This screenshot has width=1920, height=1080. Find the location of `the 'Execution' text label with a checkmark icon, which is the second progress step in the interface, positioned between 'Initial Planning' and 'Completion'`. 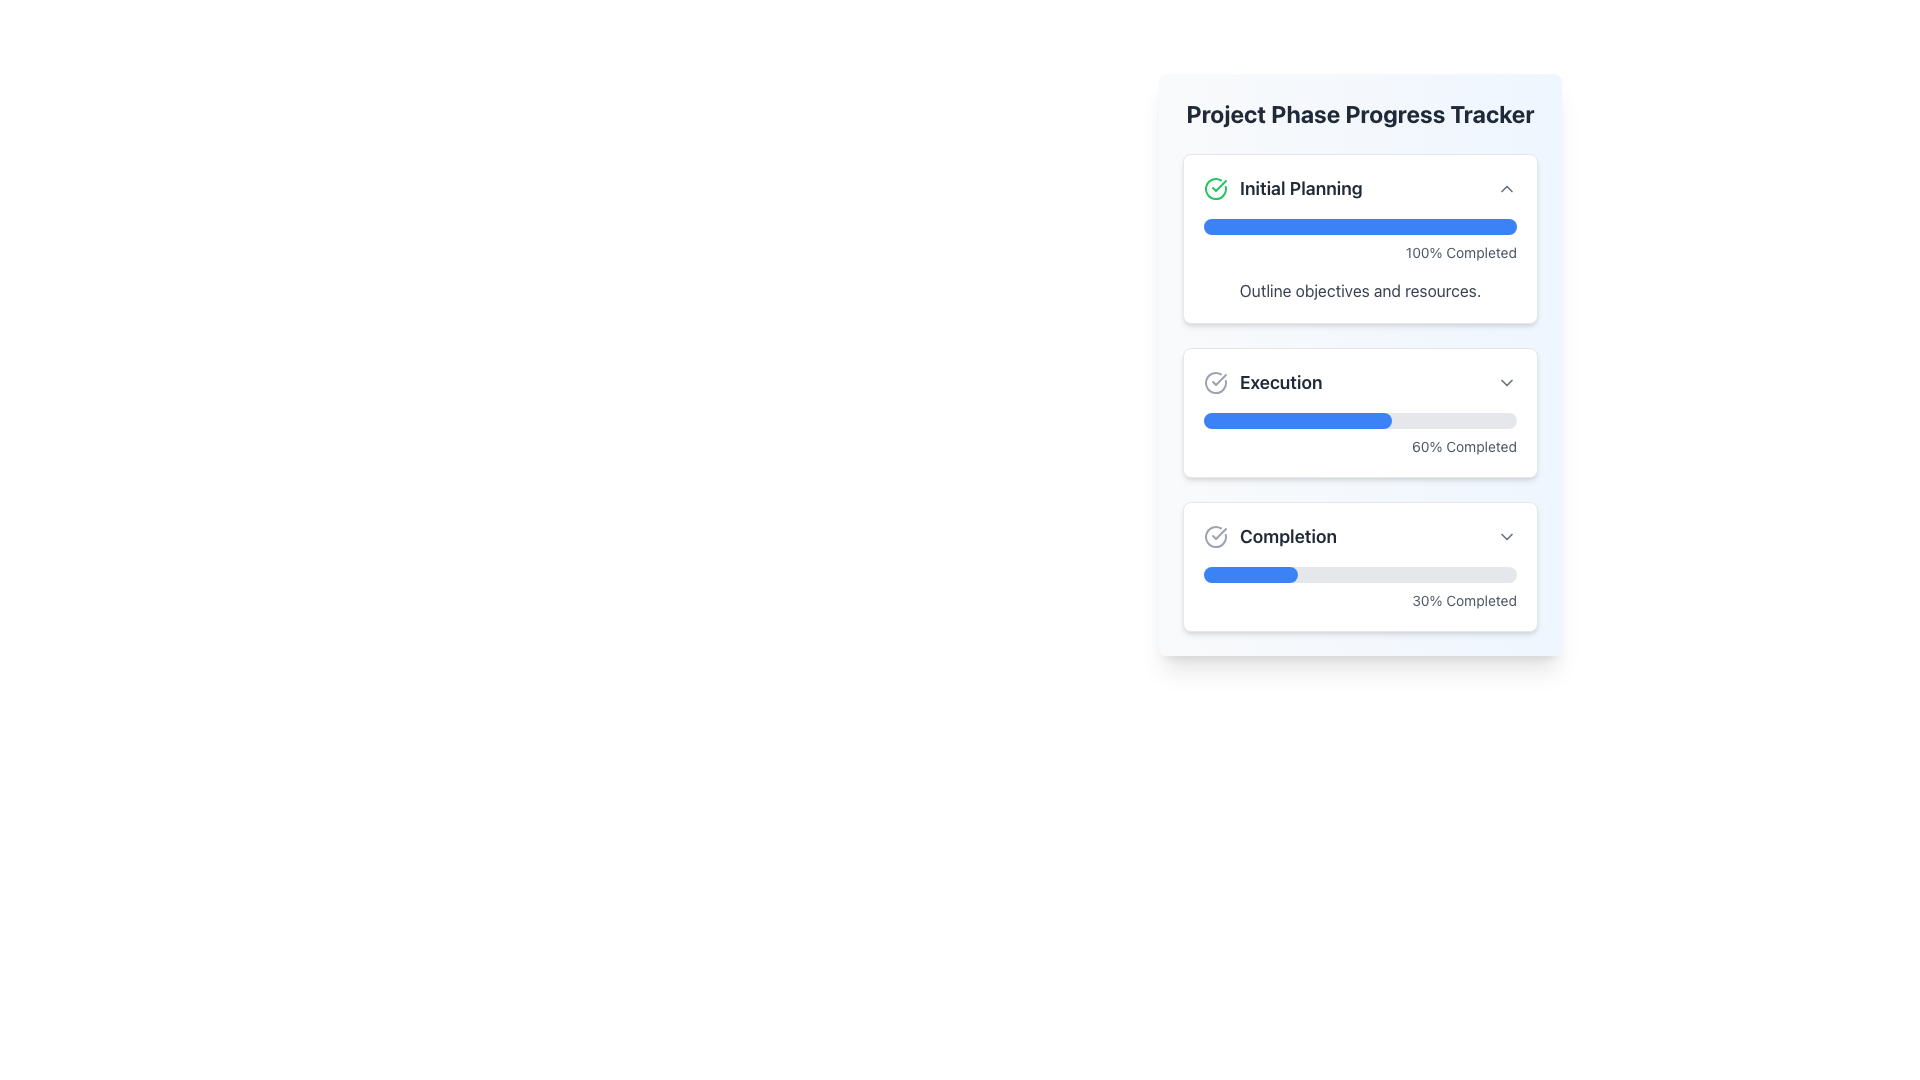

the 'Execution' text label with a checkmark icon, which is the second progress step in the interface, positioned between 'Initial Planning' and 'Completion' is located at coordinates (1262, 382).